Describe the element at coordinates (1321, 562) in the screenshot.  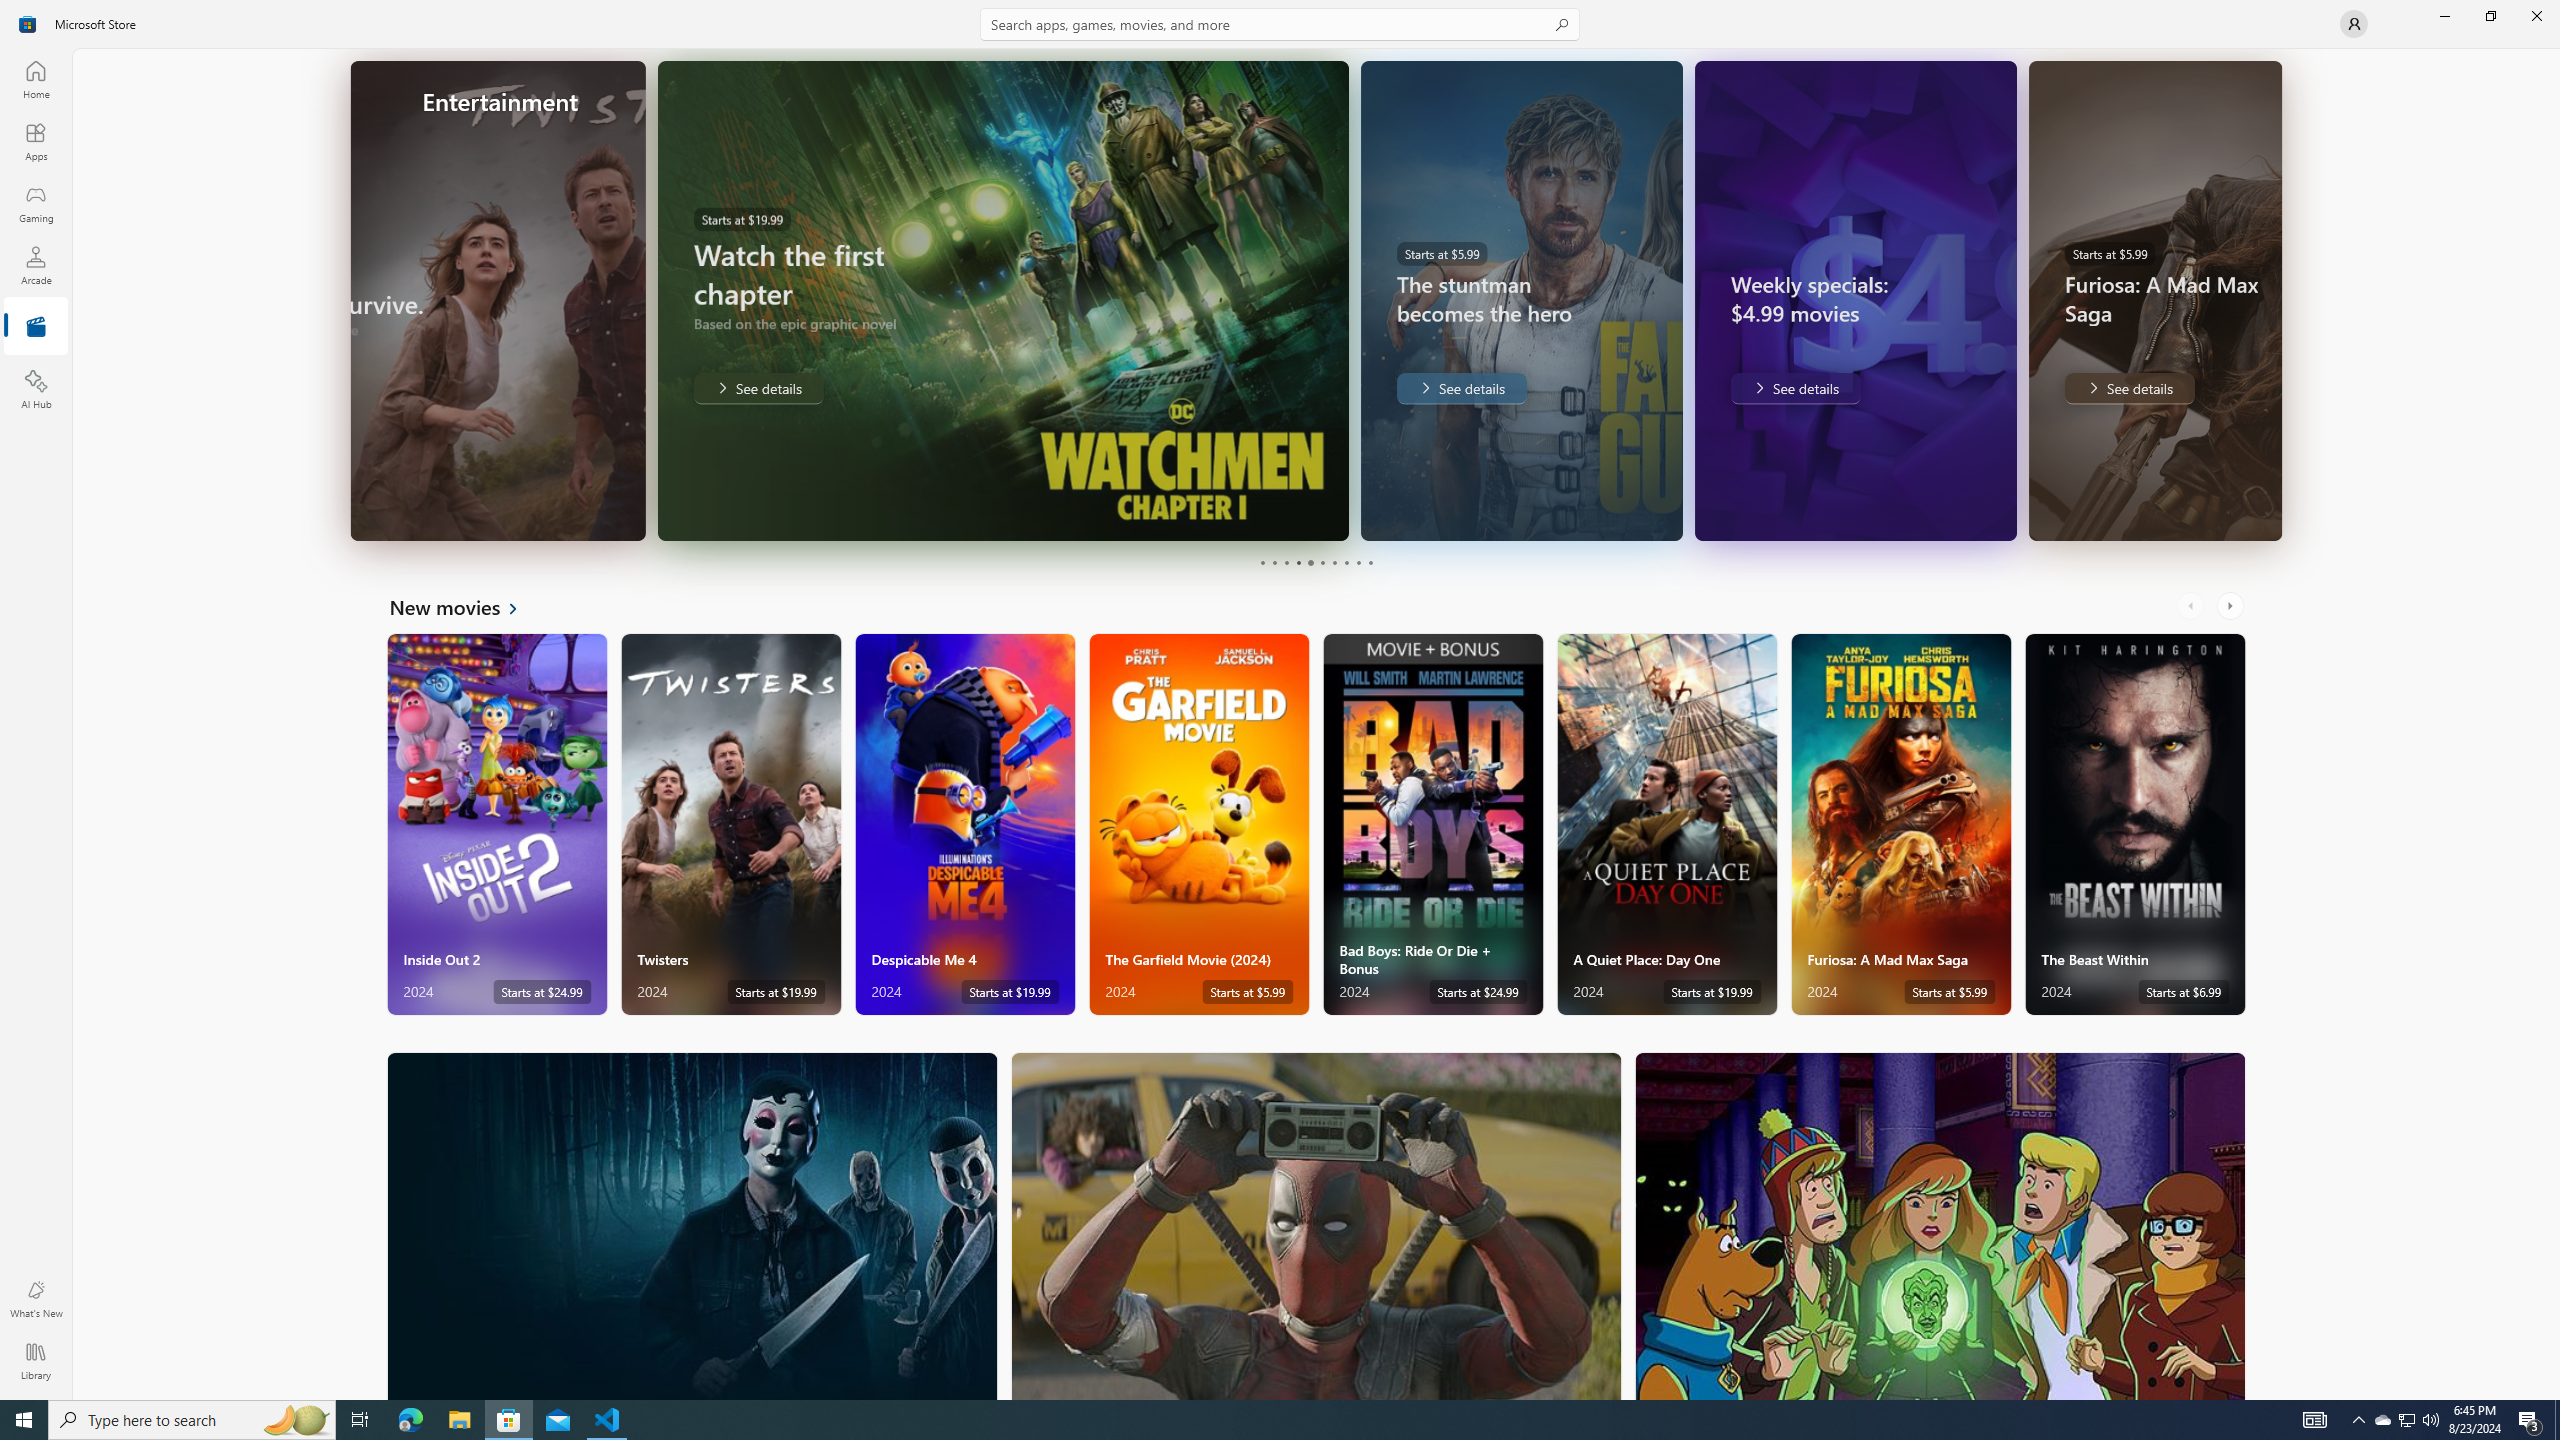
I see `'Page 6'` at that location.